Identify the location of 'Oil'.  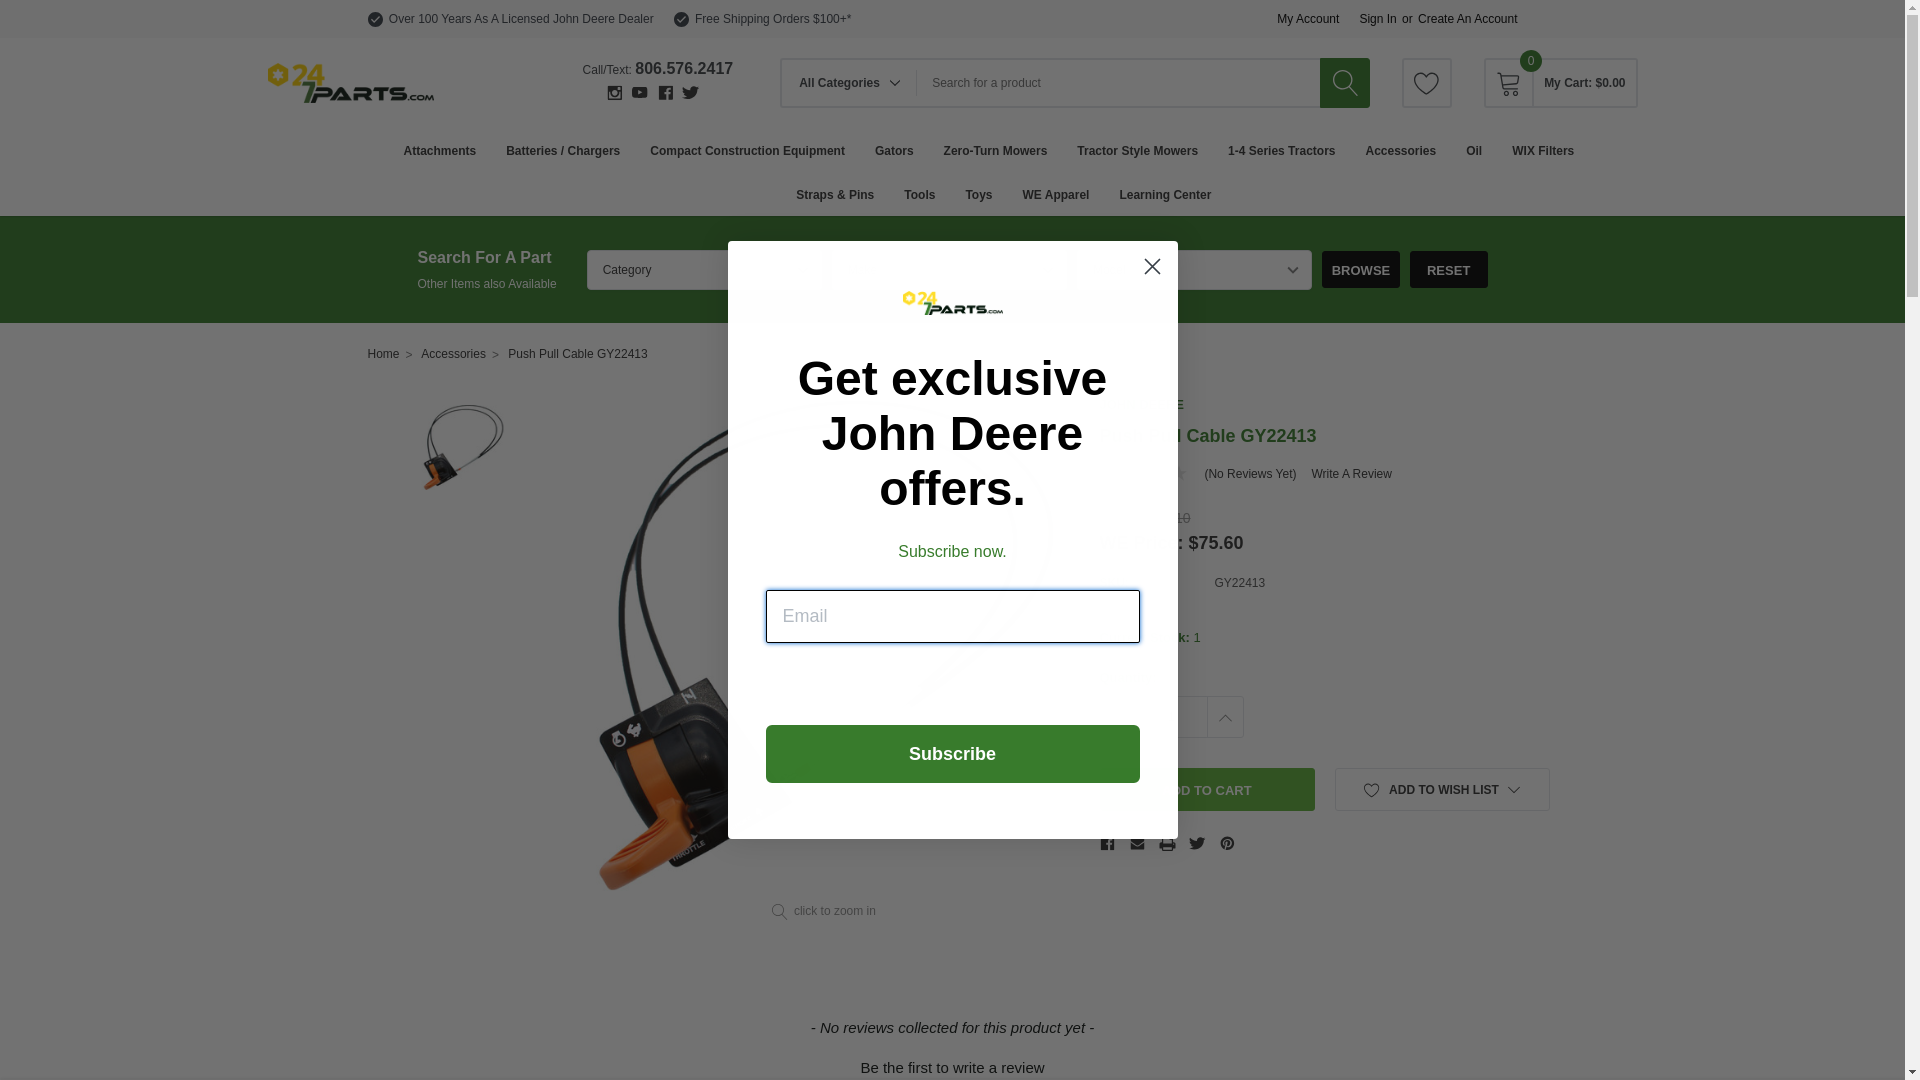
(1473, 149).